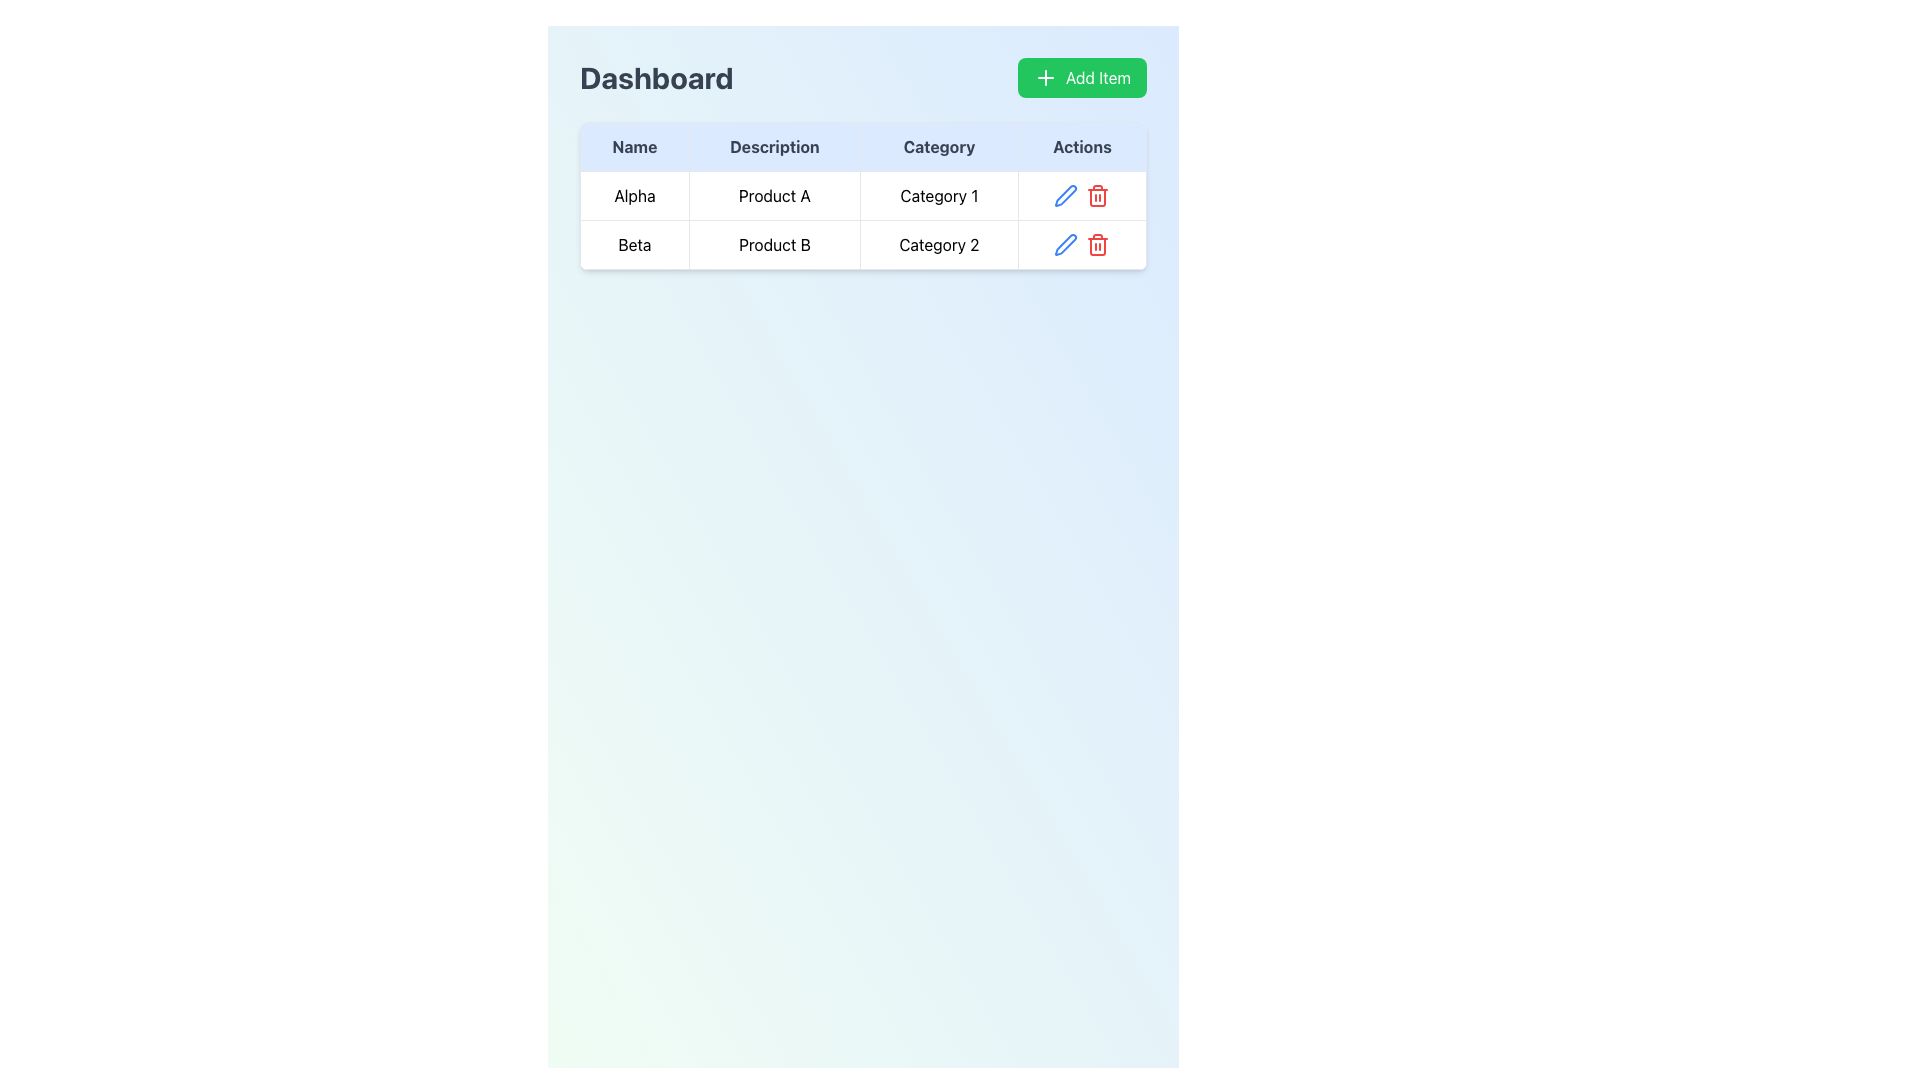 Image resolution: width=1920 pixels, height=1080 pixels. I want to click on the add item icon located to the left of the 'Add Item' text, so click(1045, 76).